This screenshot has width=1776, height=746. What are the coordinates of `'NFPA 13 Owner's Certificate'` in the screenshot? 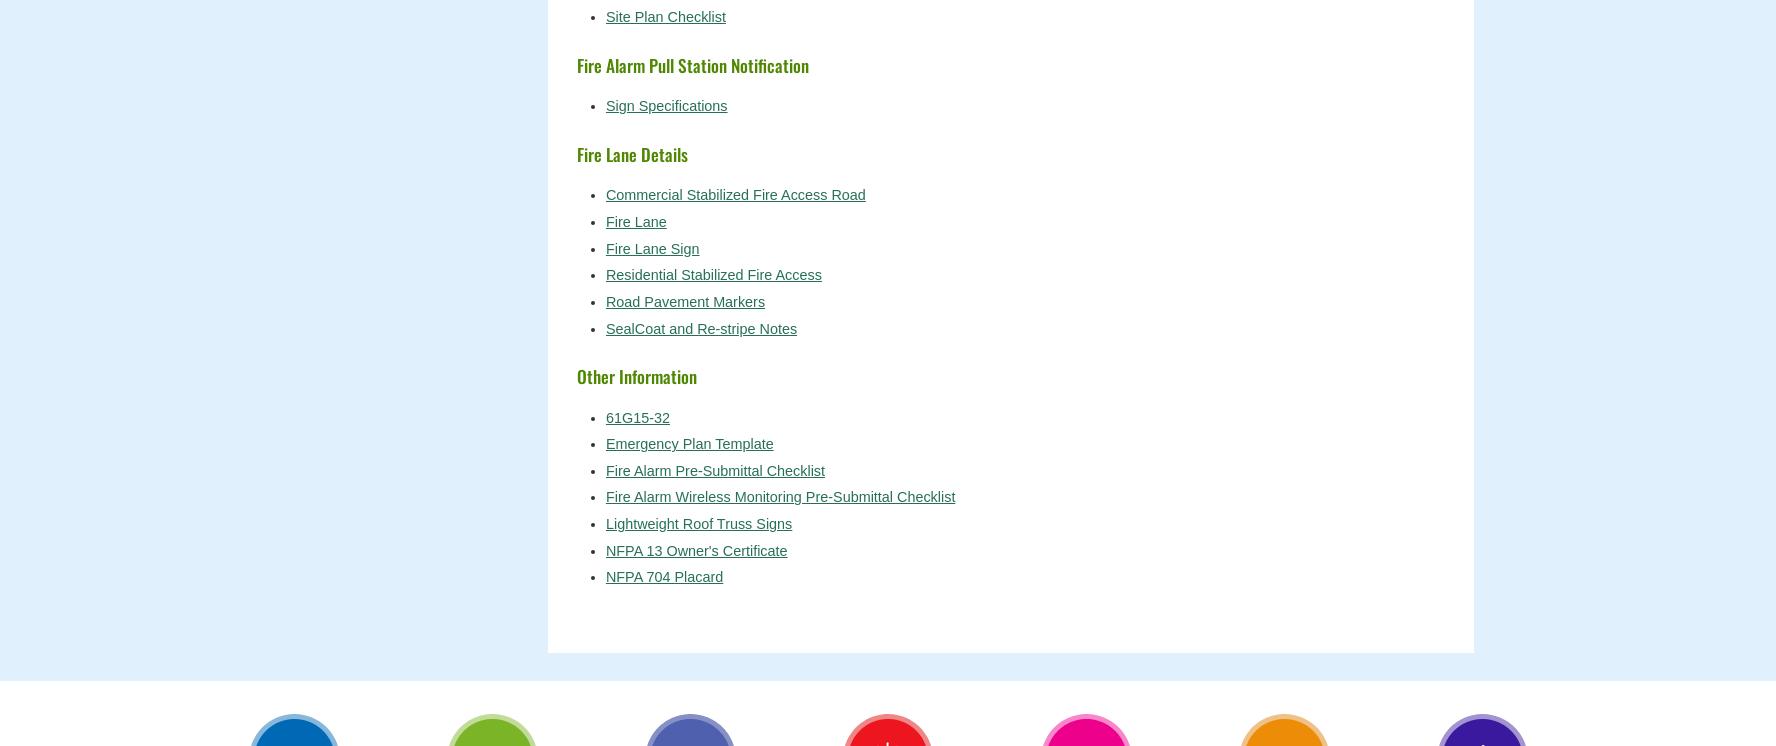 It's located at (696, 550).